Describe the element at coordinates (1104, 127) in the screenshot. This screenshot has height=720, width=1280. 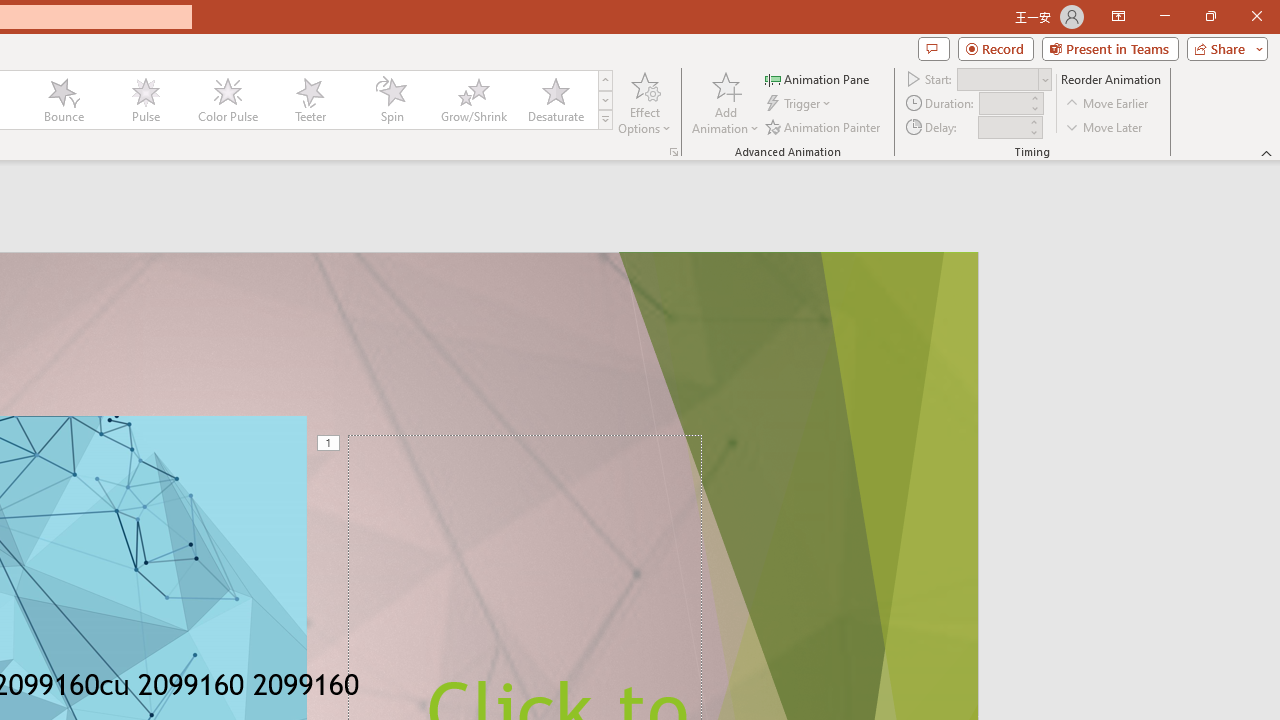
I see `'Move Later'` at that location.